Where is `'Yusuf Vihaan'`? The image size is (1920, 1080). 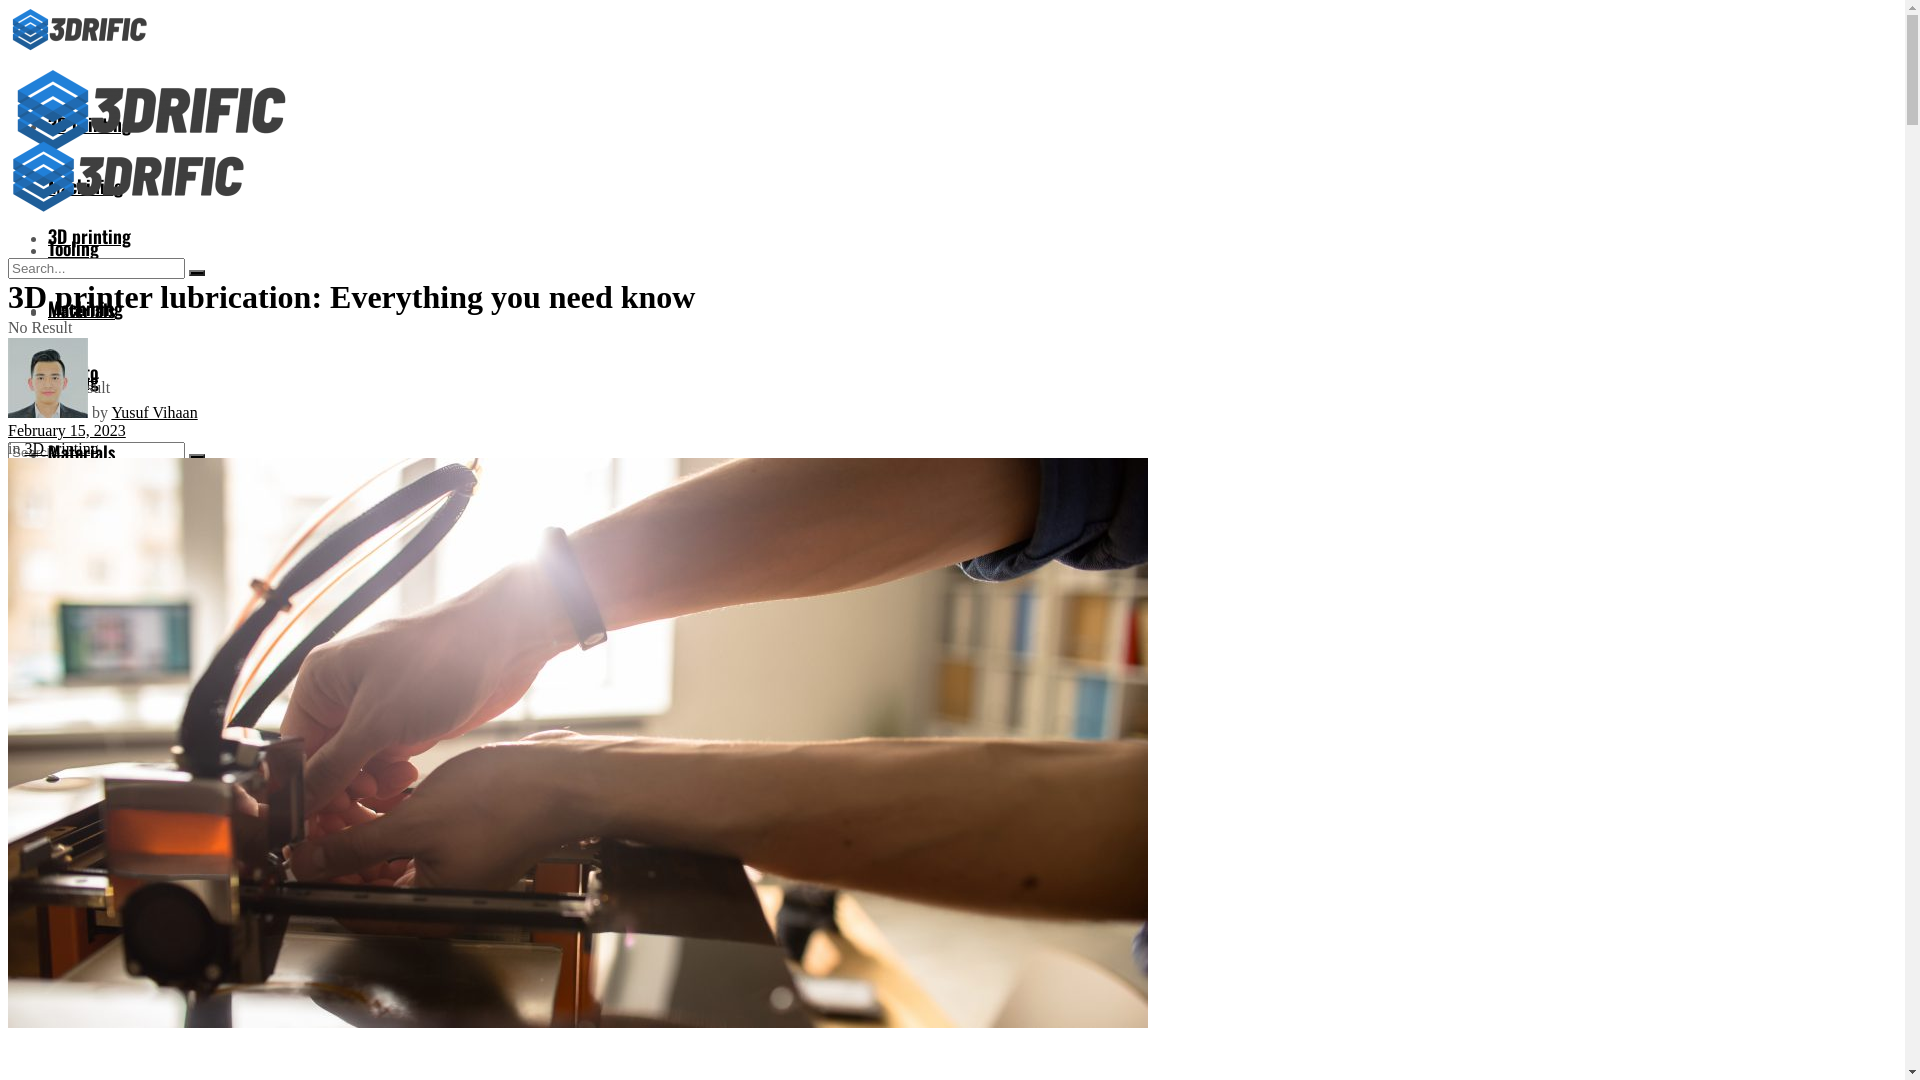
'Yusuf Vihaan' is located at coordinates (152, 411).